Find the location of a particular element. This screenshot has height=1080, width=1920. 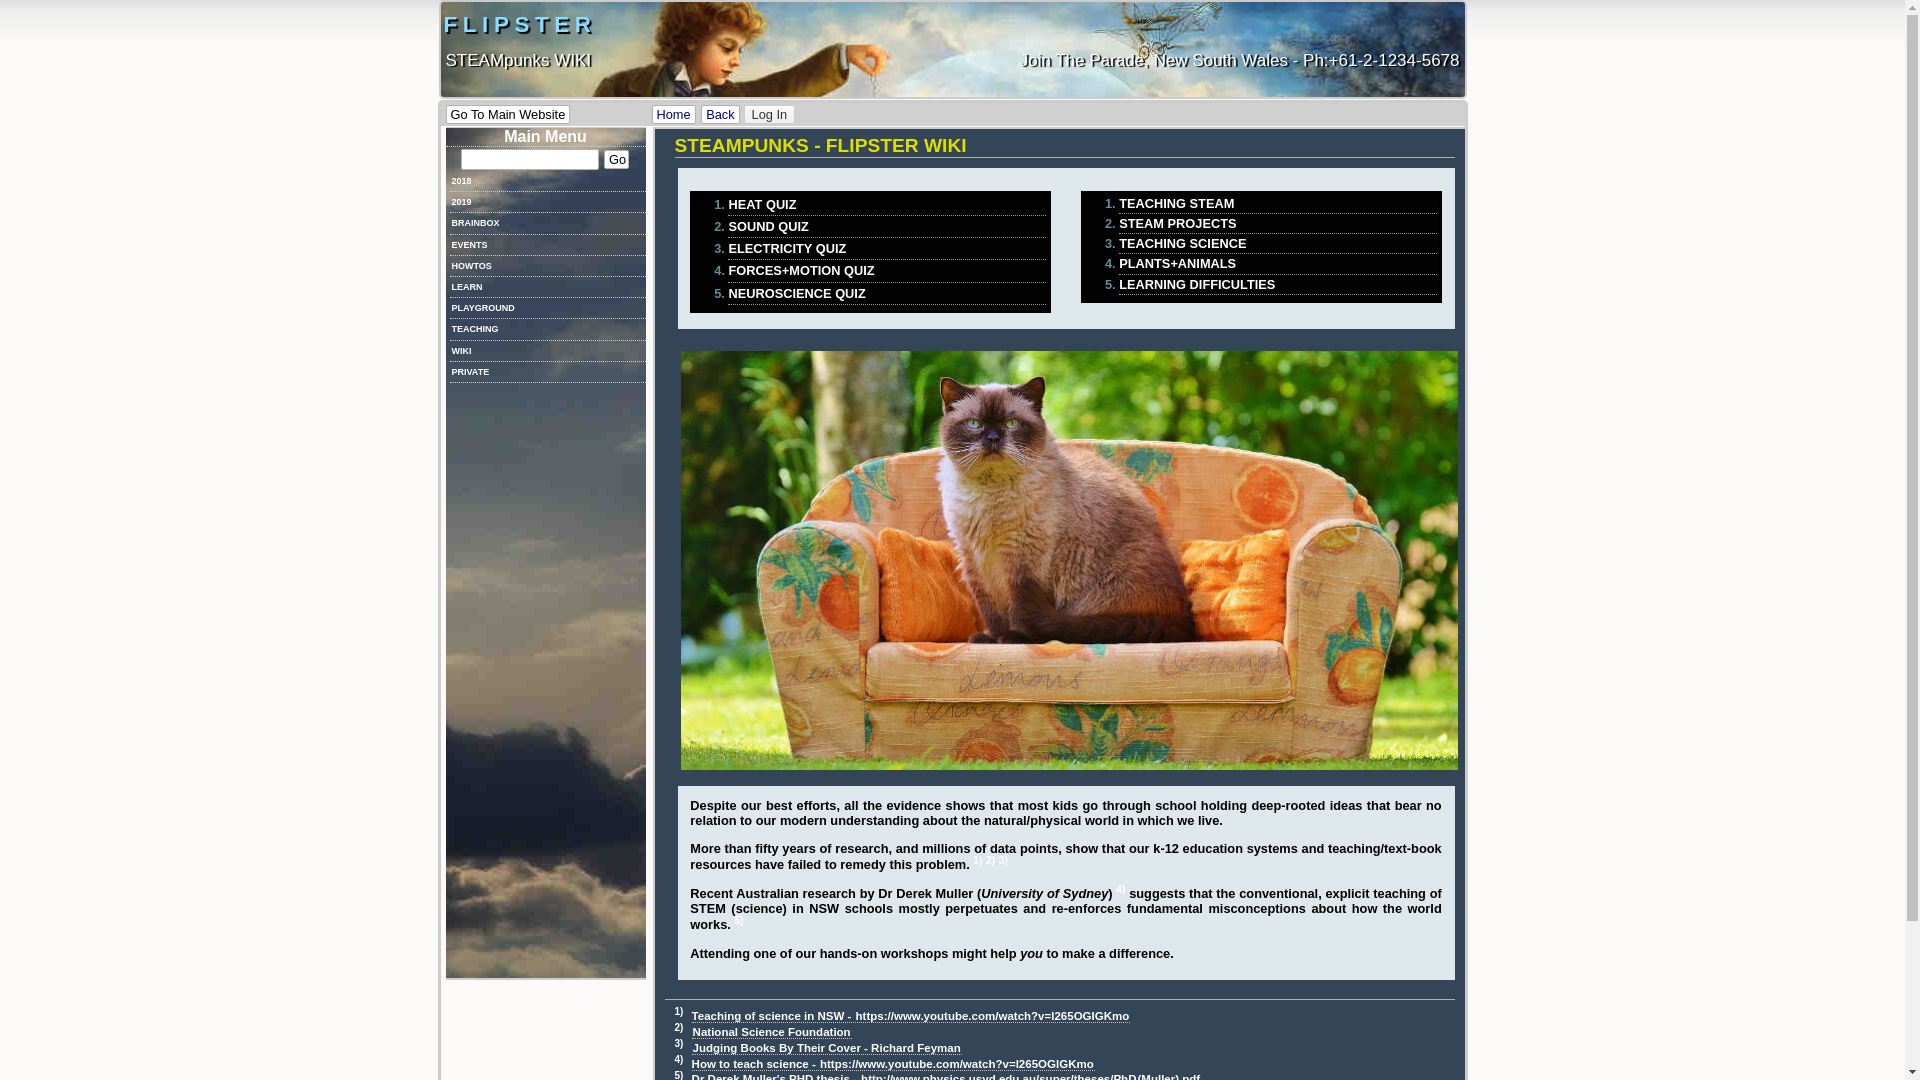

'Go' is located at coordinates (615, 158).